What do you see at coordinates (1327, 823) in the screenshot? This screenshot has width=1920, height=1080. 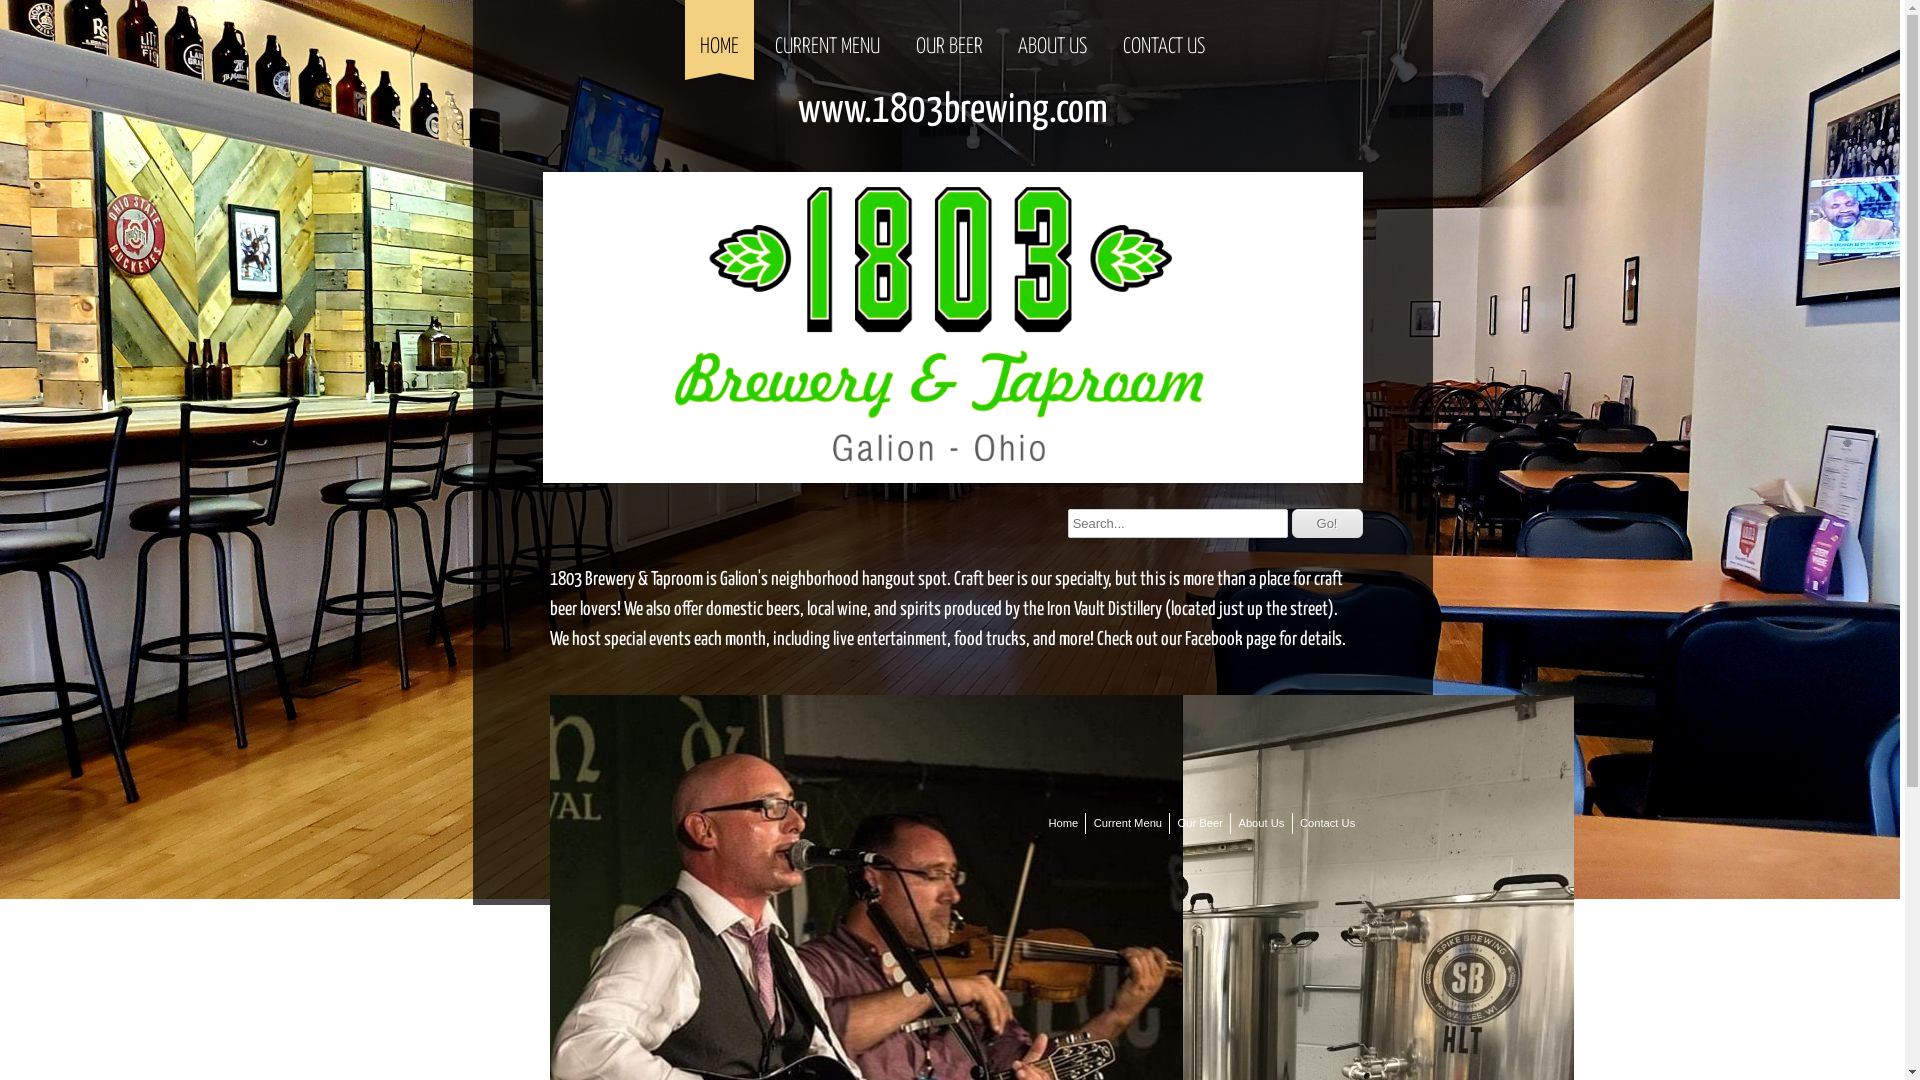 I see `'Contact Us'` at bounding box center [1327, 823].